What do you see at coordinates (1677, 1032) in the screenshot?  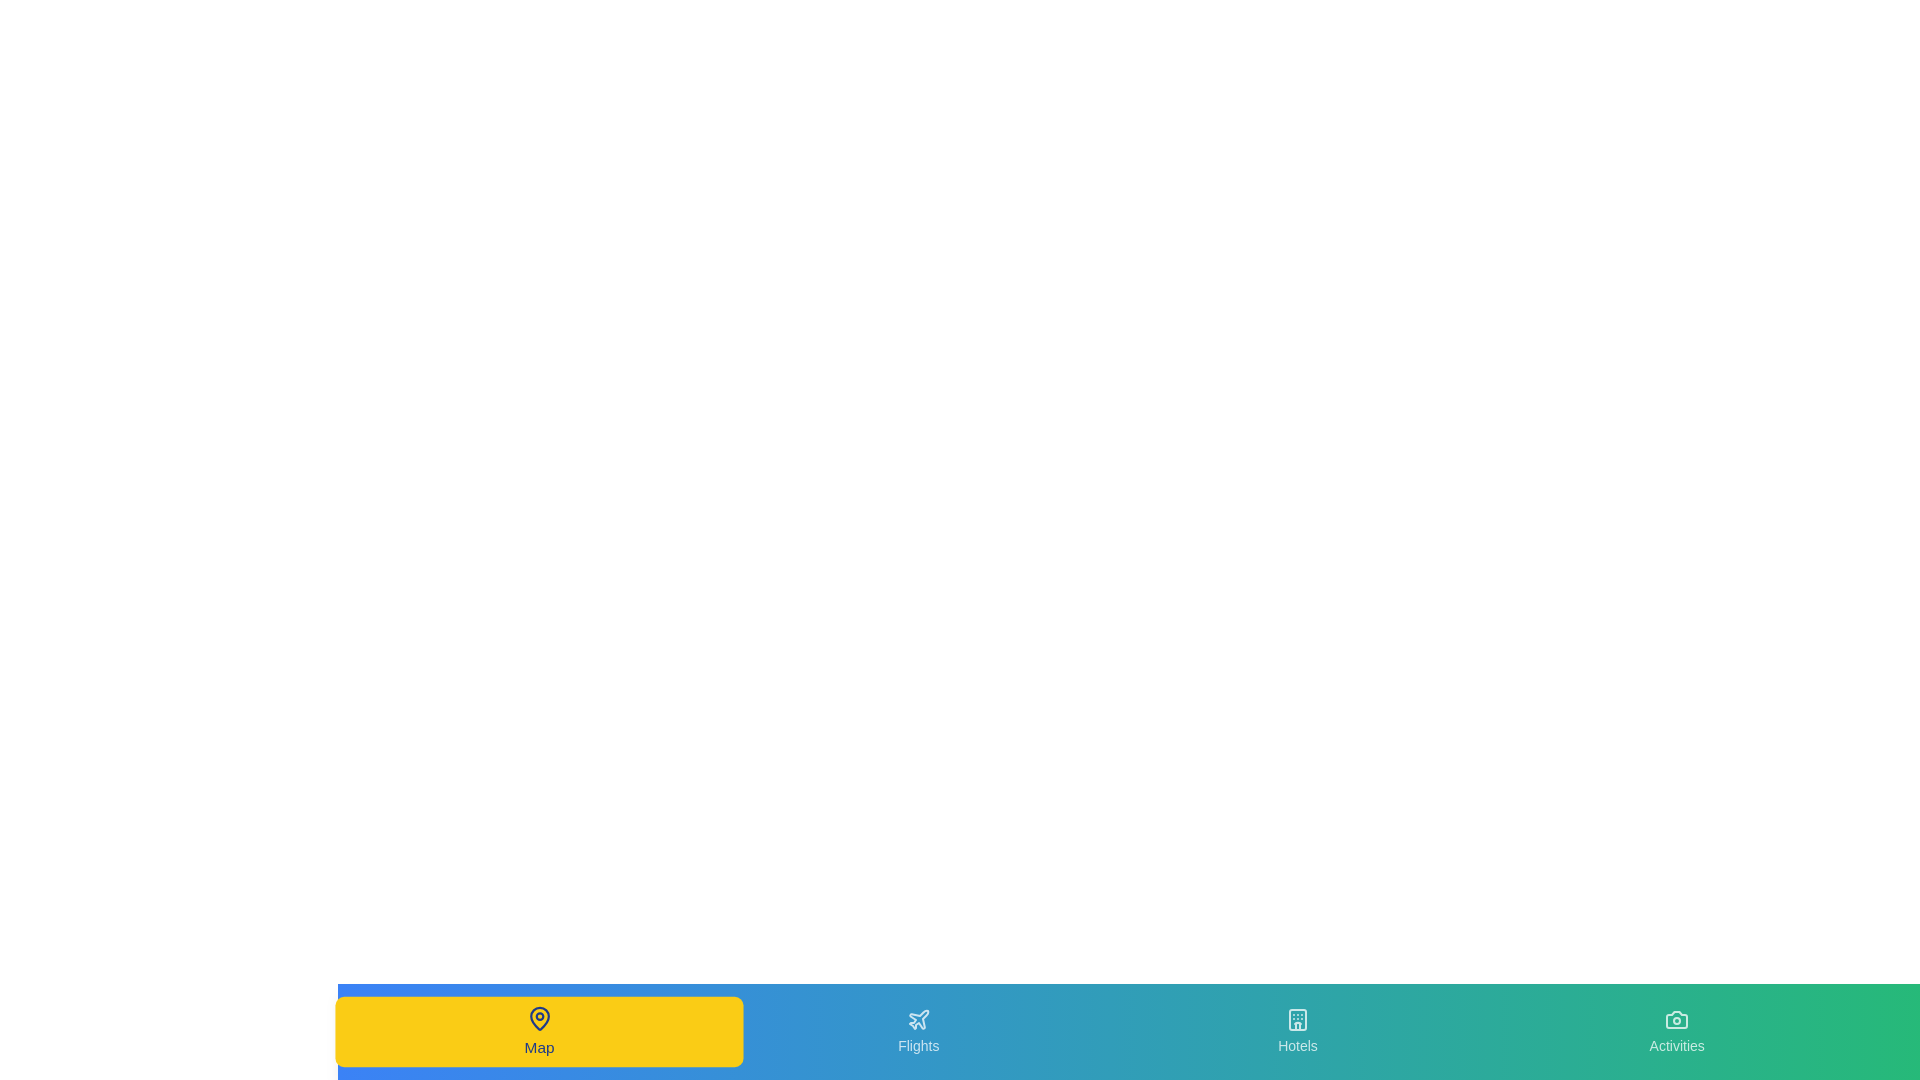 I see `the tab labeled 'Activities' to preview its hover state` at bounding box center [1677, 1032].